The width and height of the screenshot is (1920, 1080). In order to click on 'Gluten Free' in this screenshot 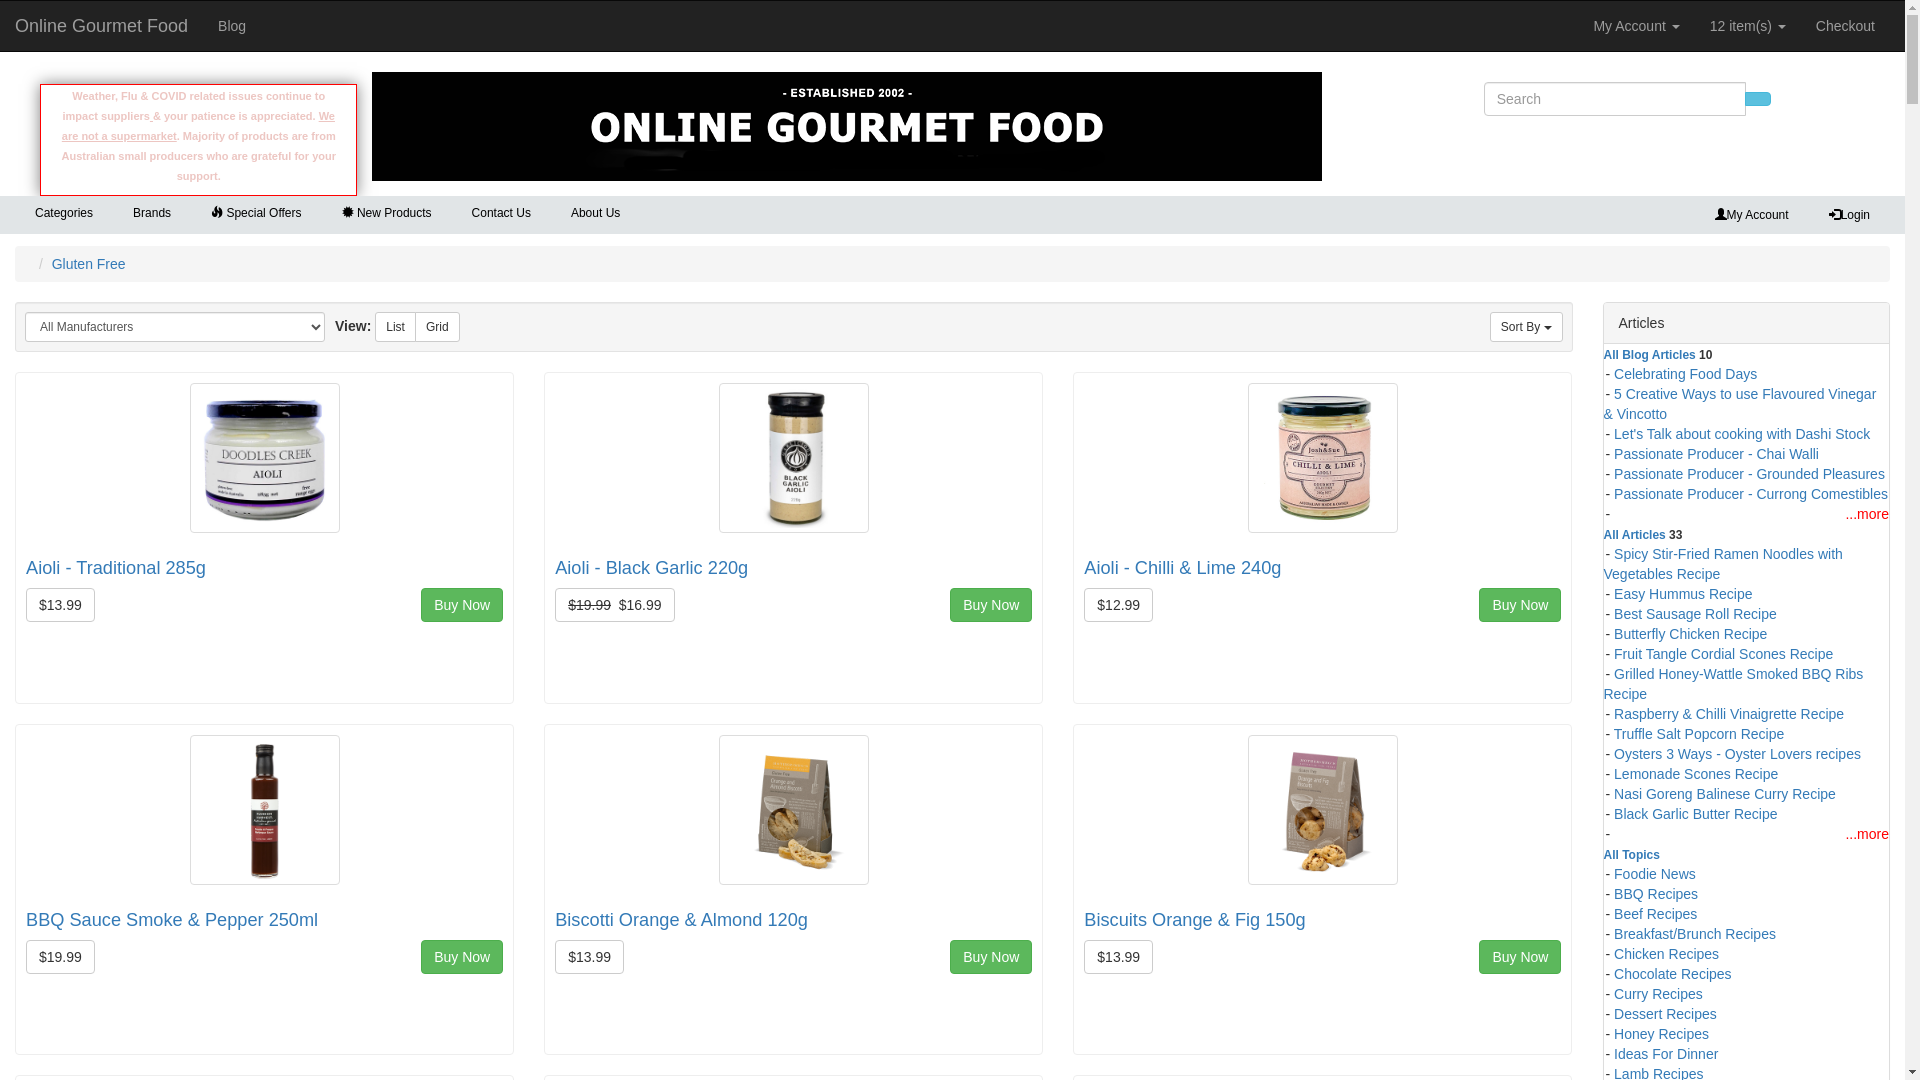, I will do `click(88, 262)`.